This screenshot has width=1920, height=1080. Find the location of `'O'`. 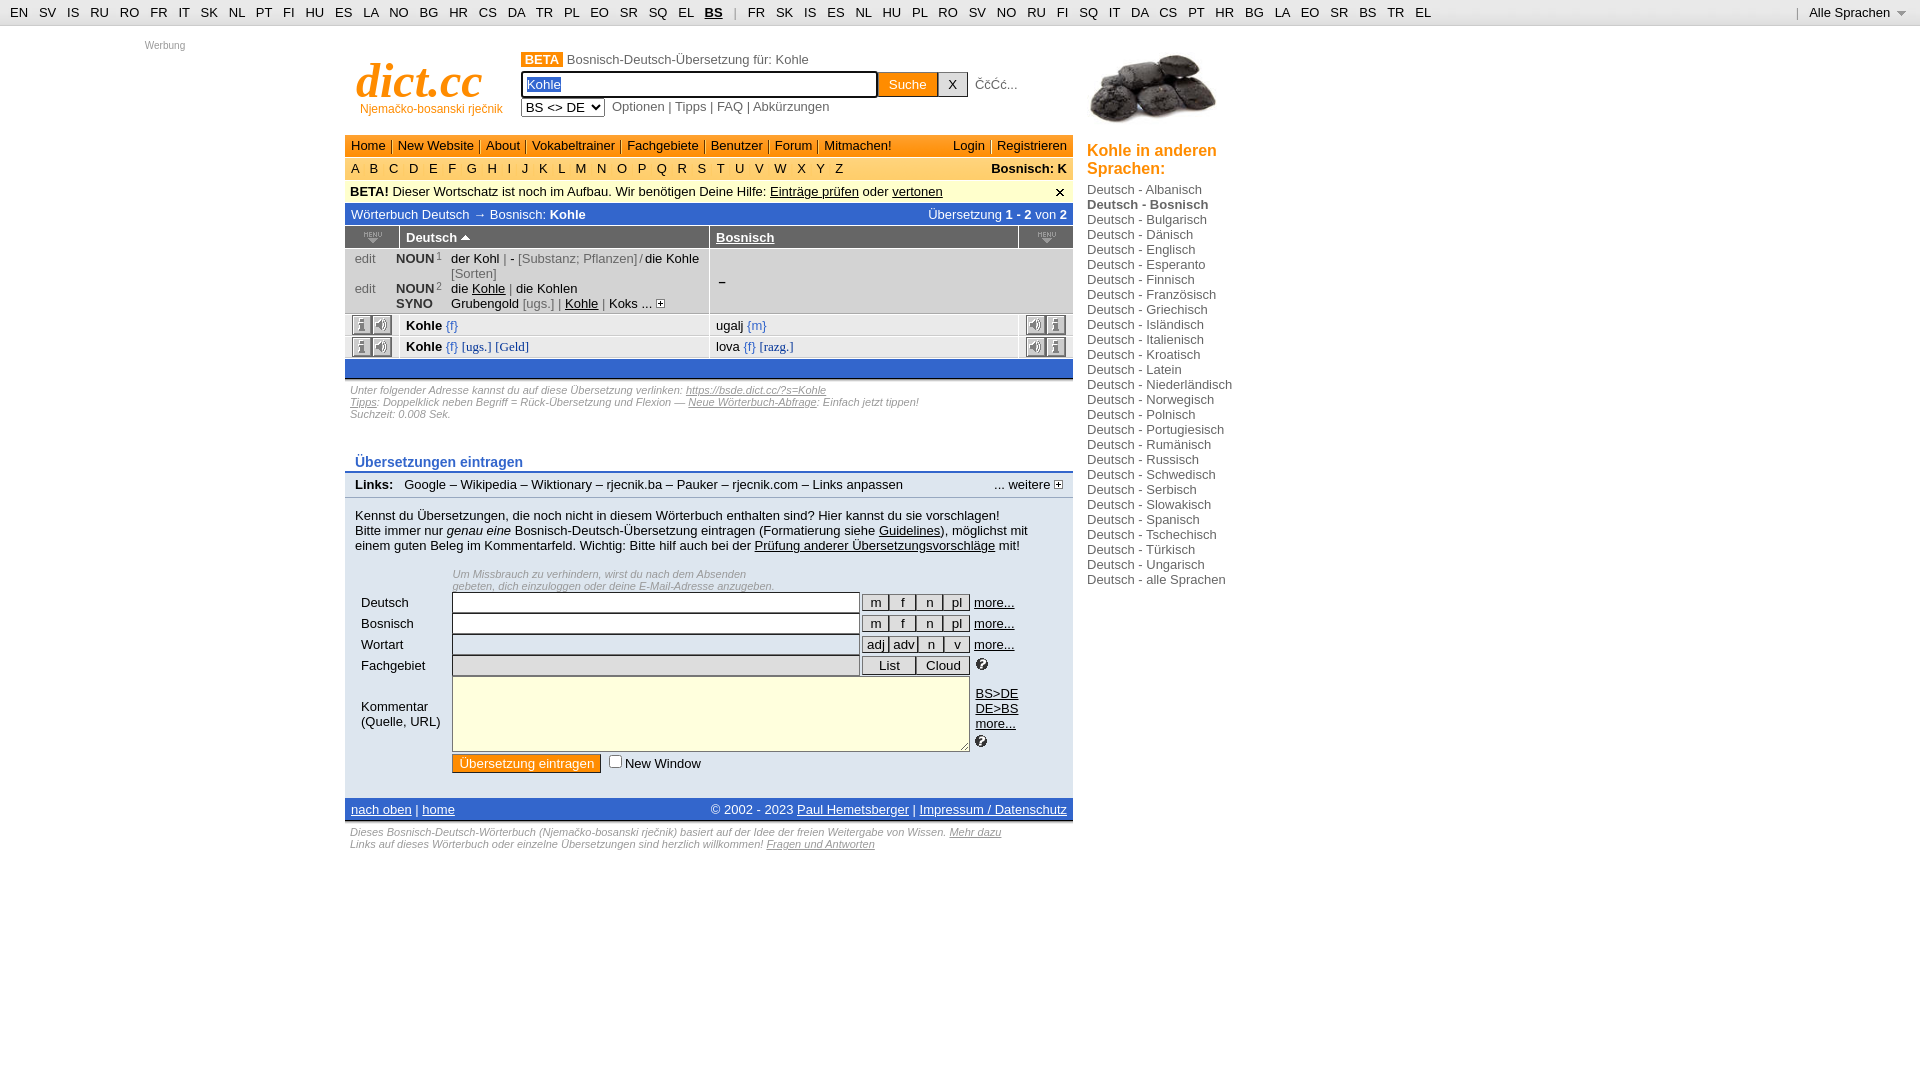

'O' is located at coordinates (620, 167).